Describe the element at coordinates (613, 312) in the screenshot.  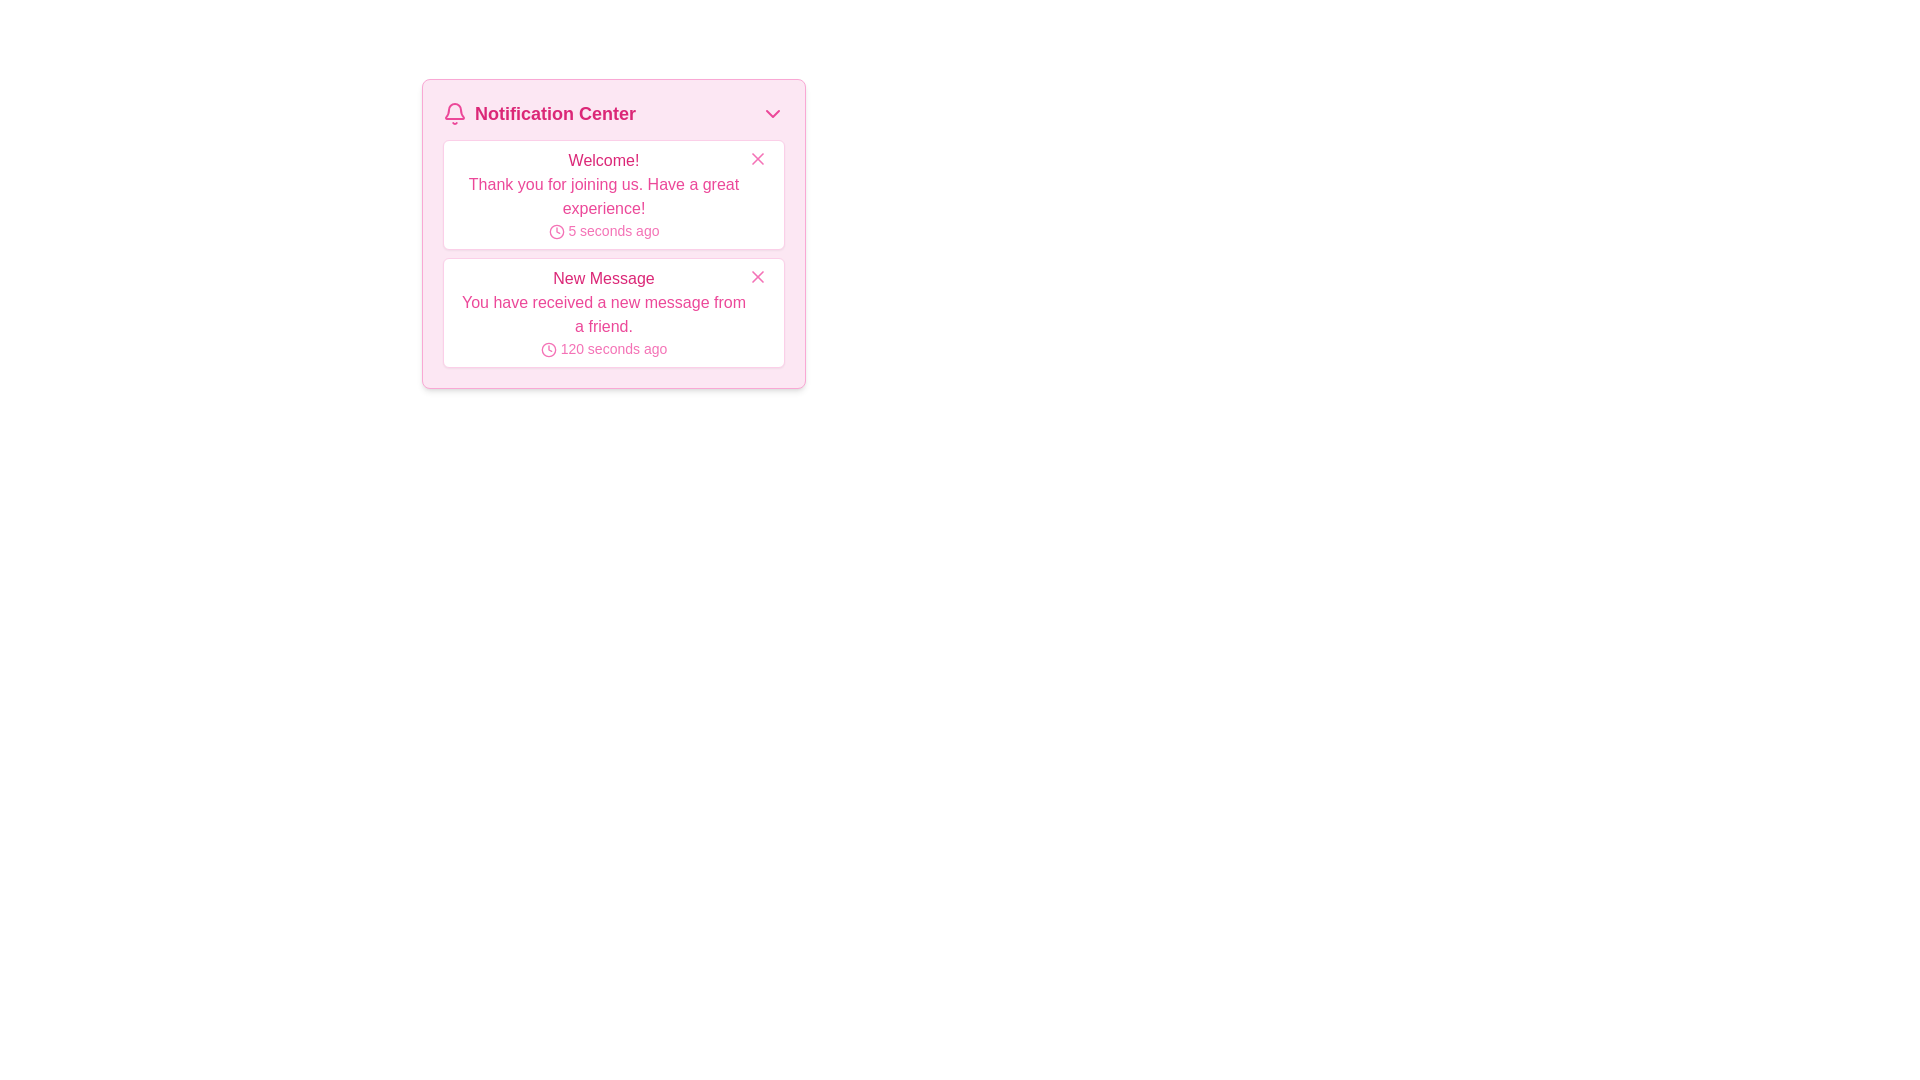
I see `the second notification card in the 'Notification Center' dropdown that informs the user about a new message` at that location.